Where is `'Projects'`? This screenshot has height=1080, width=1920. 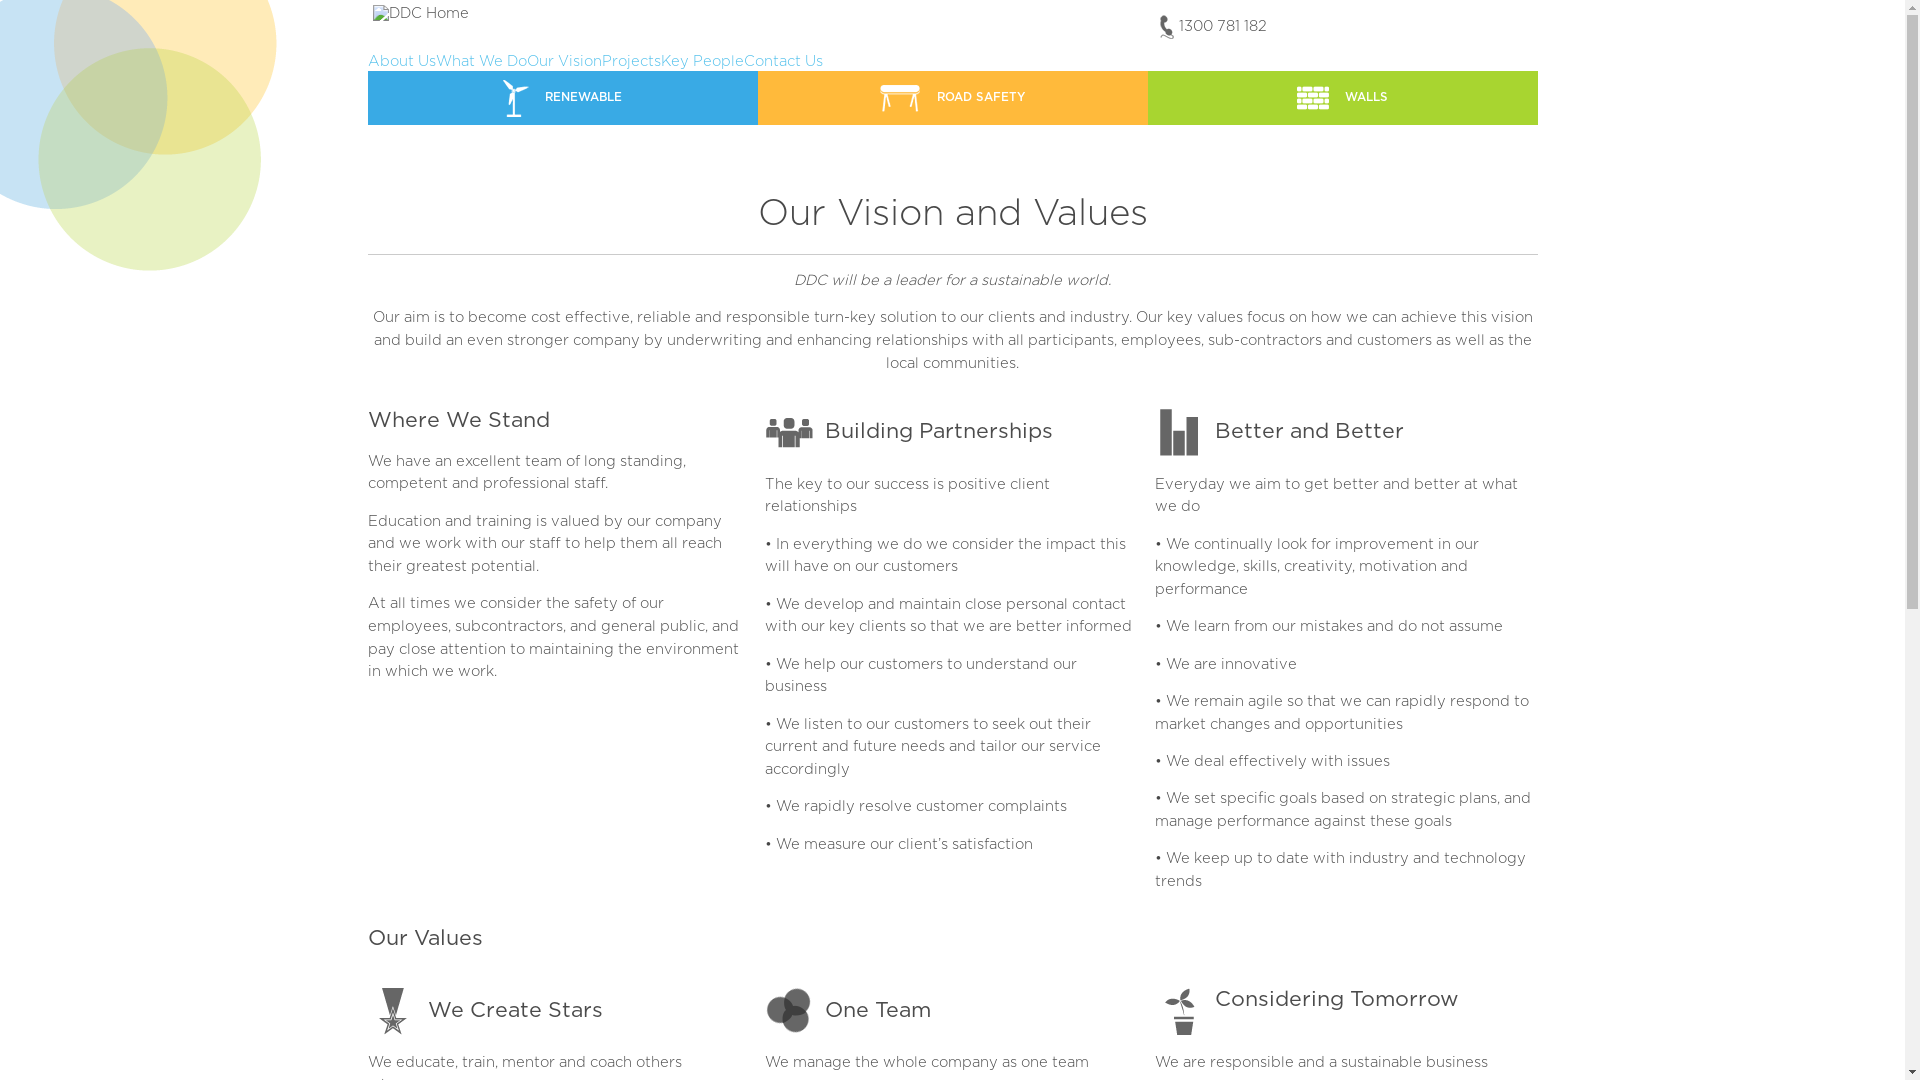 'Projects' is located at coordinates (630, 60).